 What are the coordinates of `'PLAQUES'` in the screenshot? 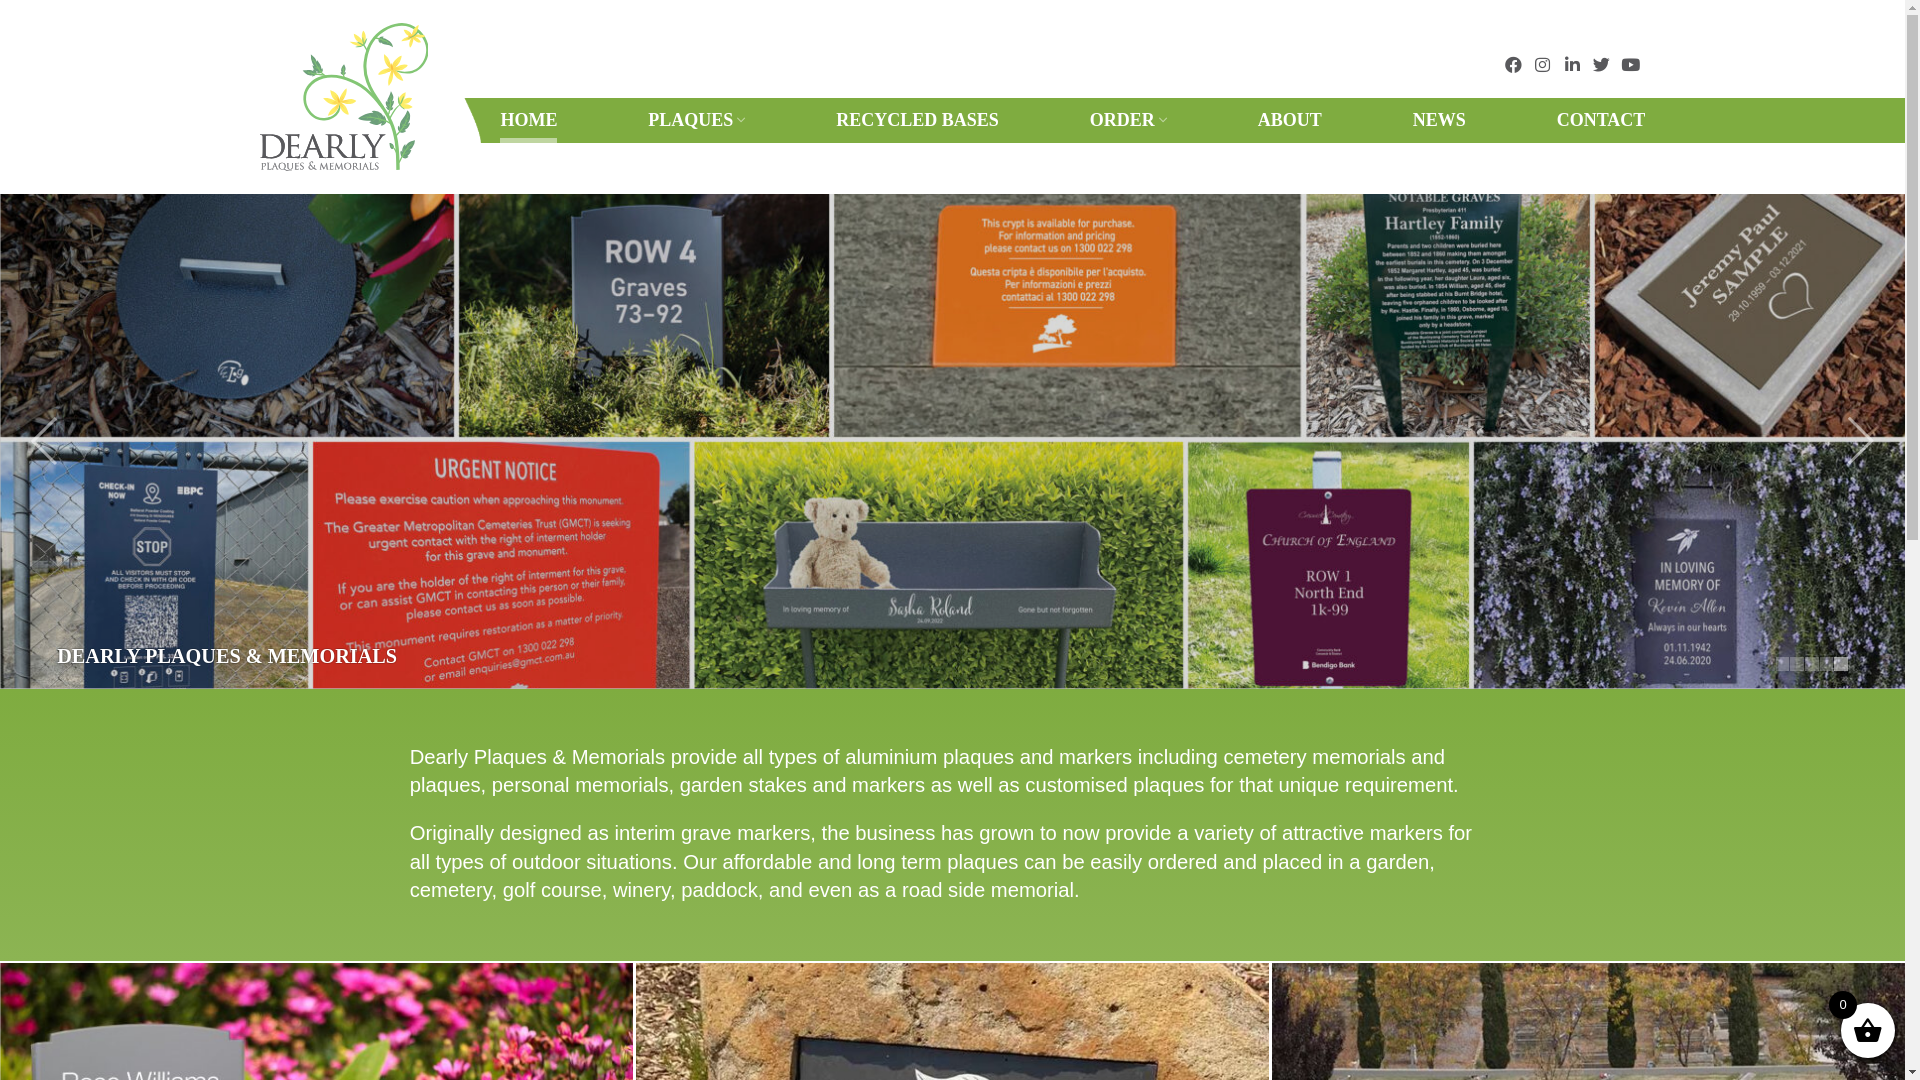 It's located at (696, 120).